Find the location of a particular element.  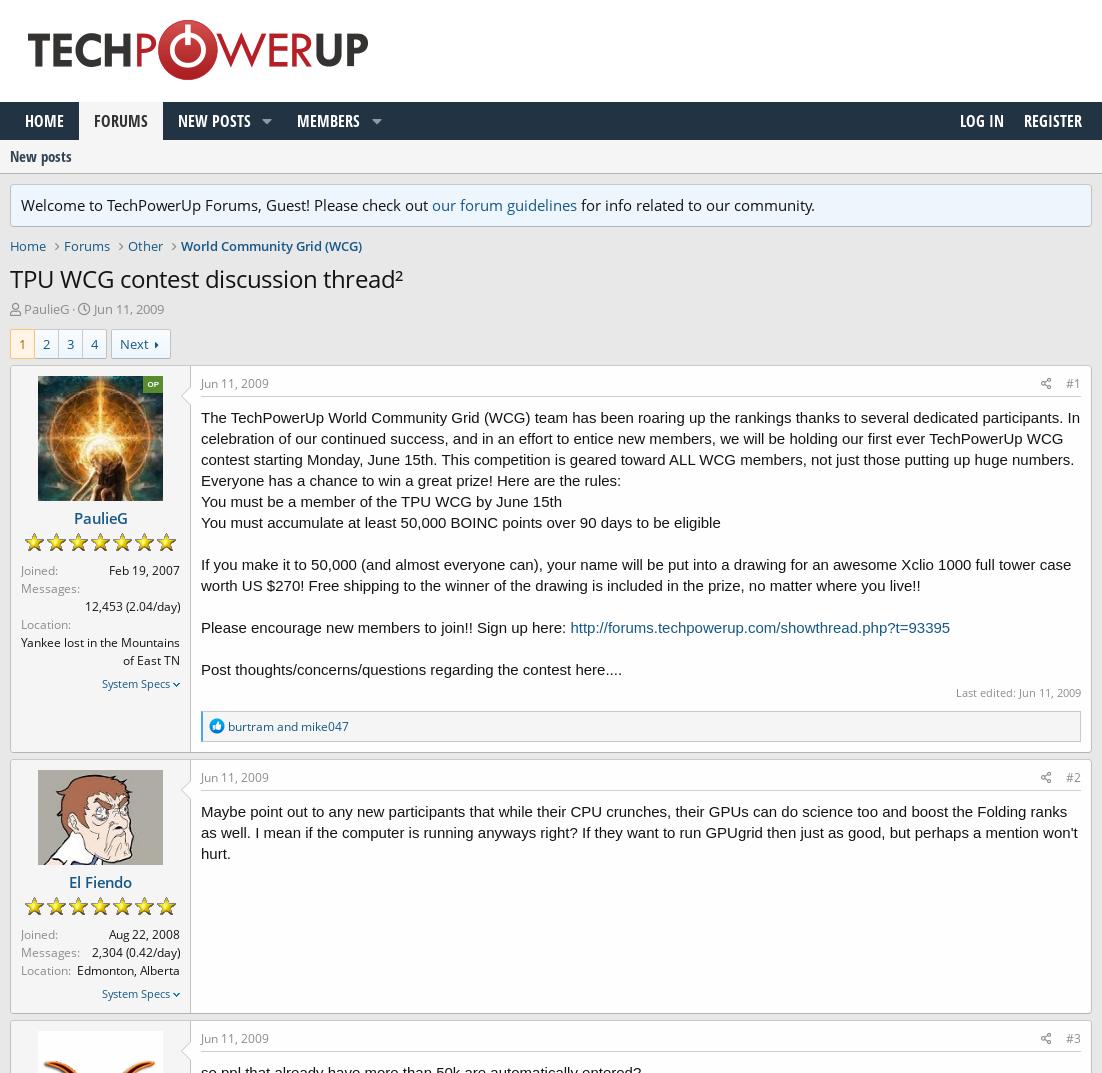

'for info related to our community.' is located at coordinates (695, 205).